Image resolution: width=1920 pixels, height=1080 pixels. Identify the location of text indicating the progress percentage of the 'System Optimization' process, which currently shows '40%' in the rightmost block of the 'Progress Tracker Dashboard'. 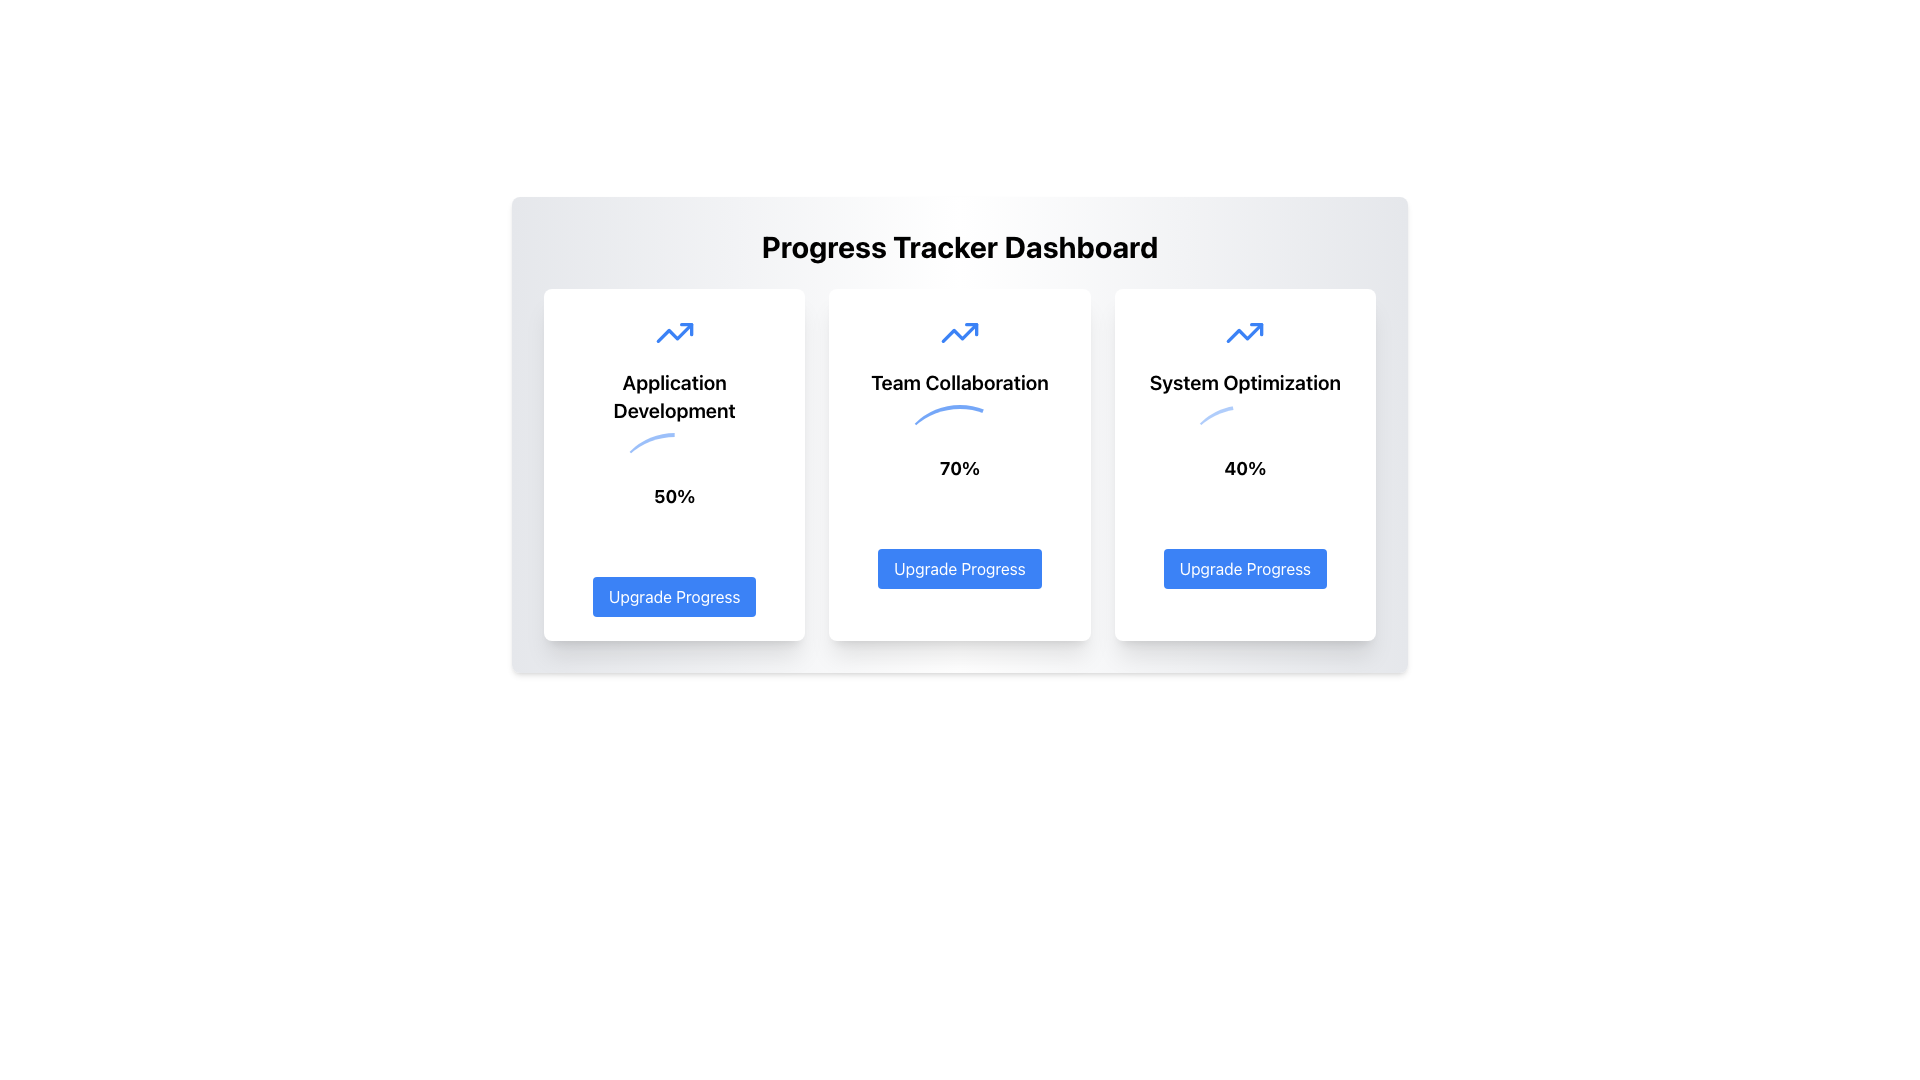
(1244, 469).